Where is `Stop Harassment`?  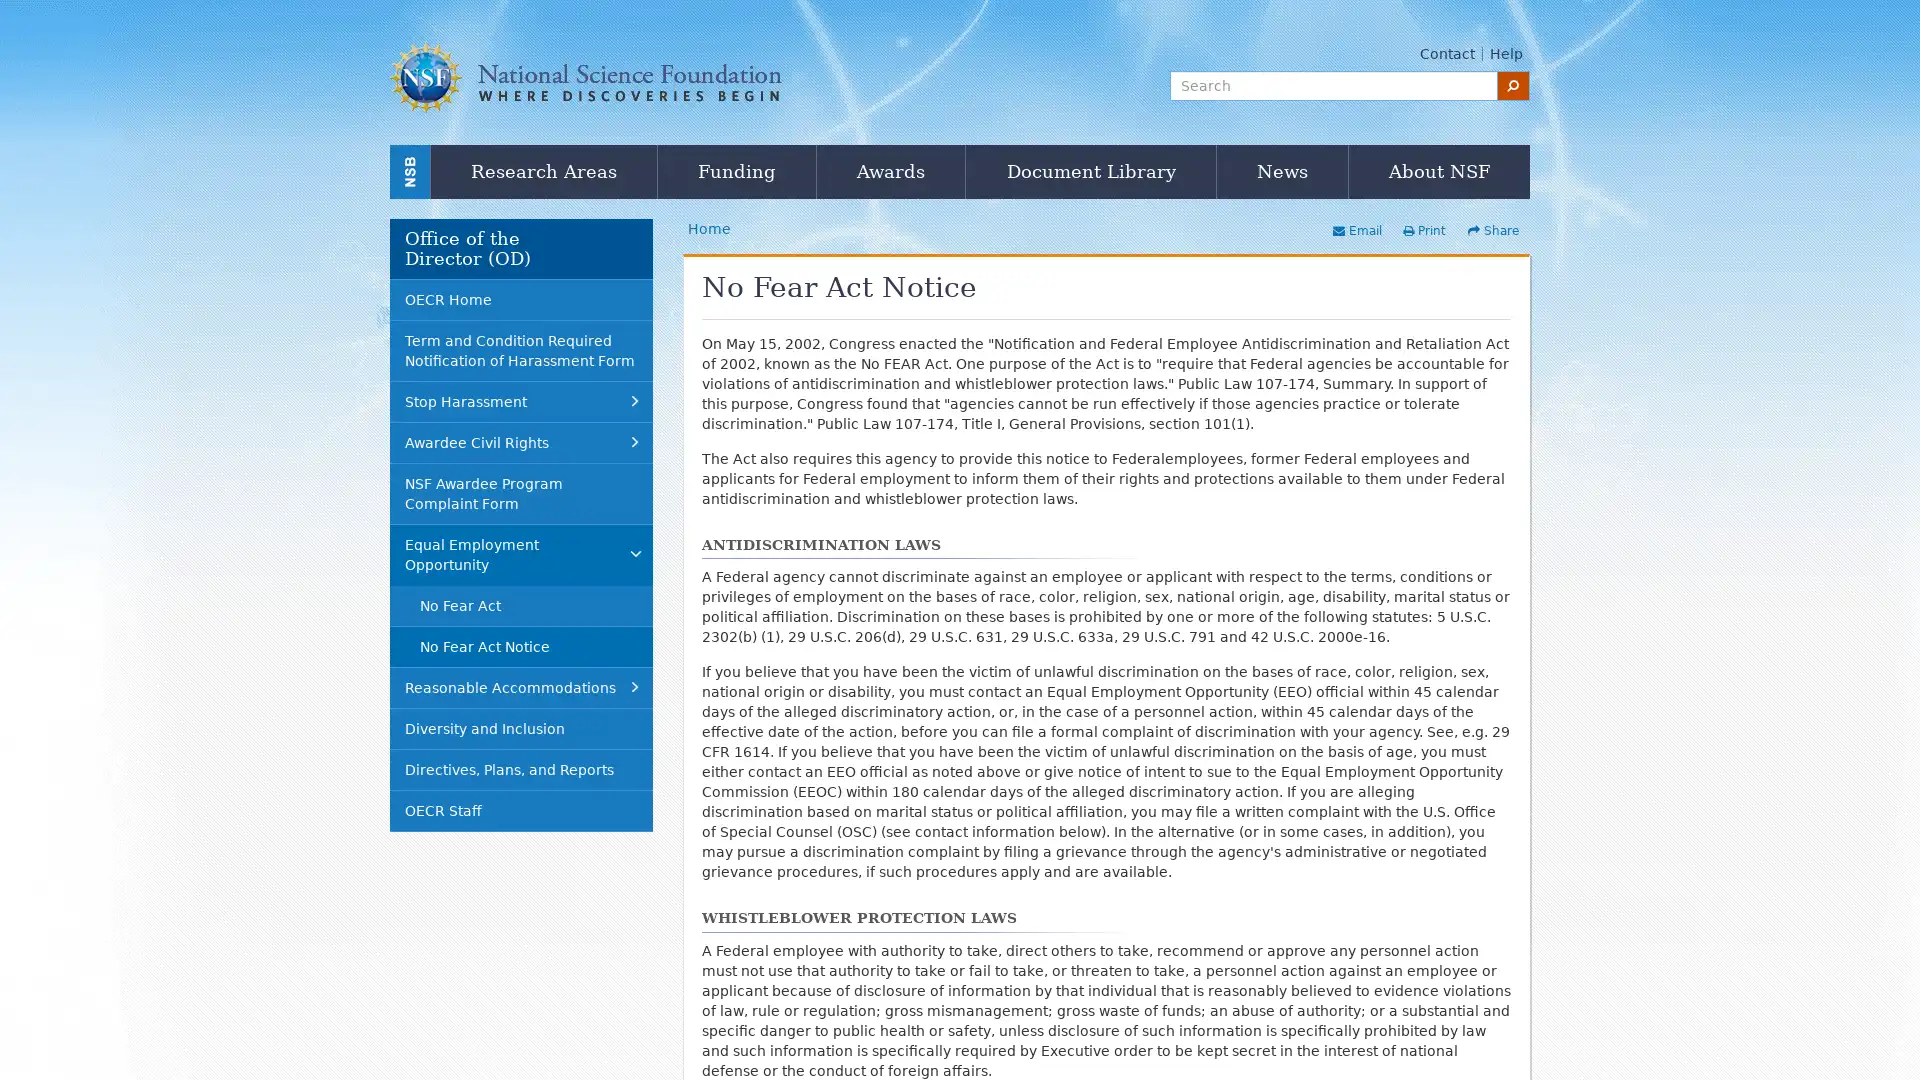
Stop Harassment is located at coordinates (521, 401).